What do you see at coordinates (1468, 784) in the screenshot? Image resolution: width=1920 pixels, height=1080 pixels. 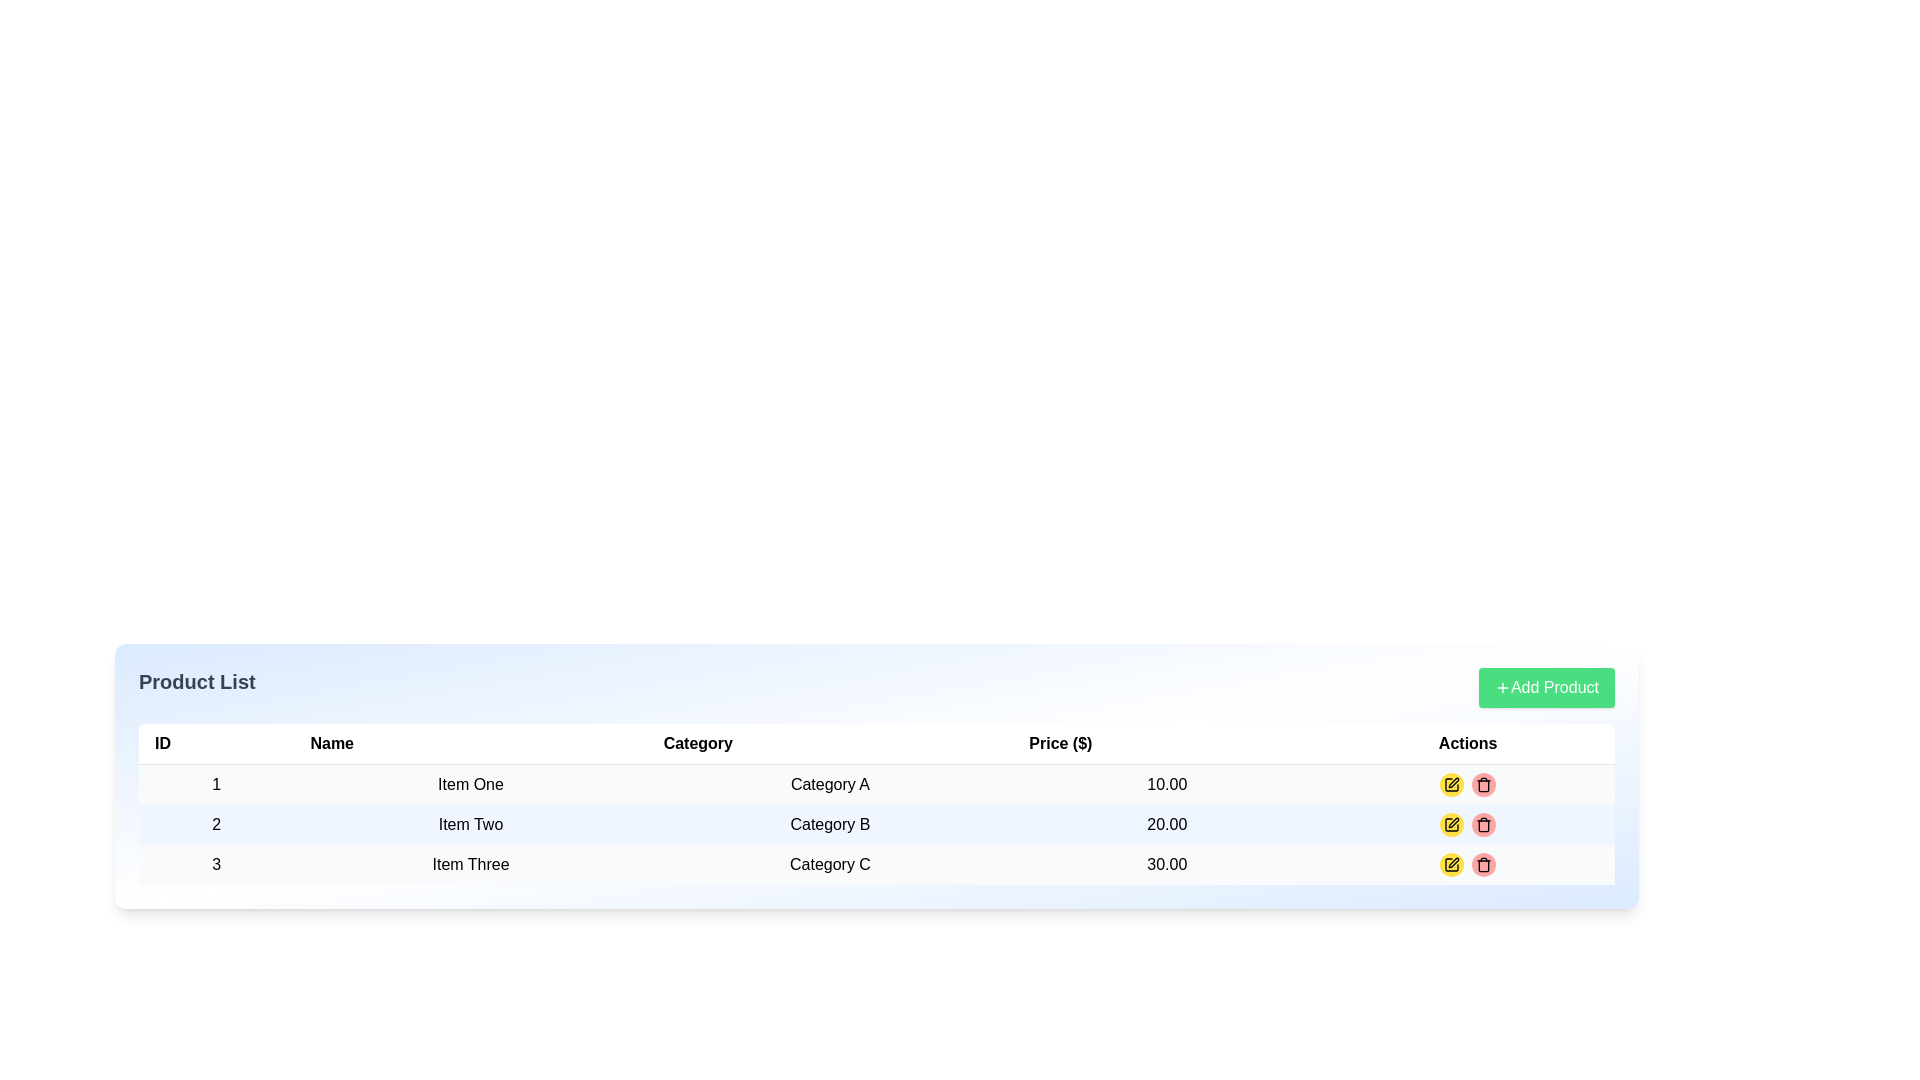 I see `the yellow button with a pen icon` at bounding box center [1468, 784].